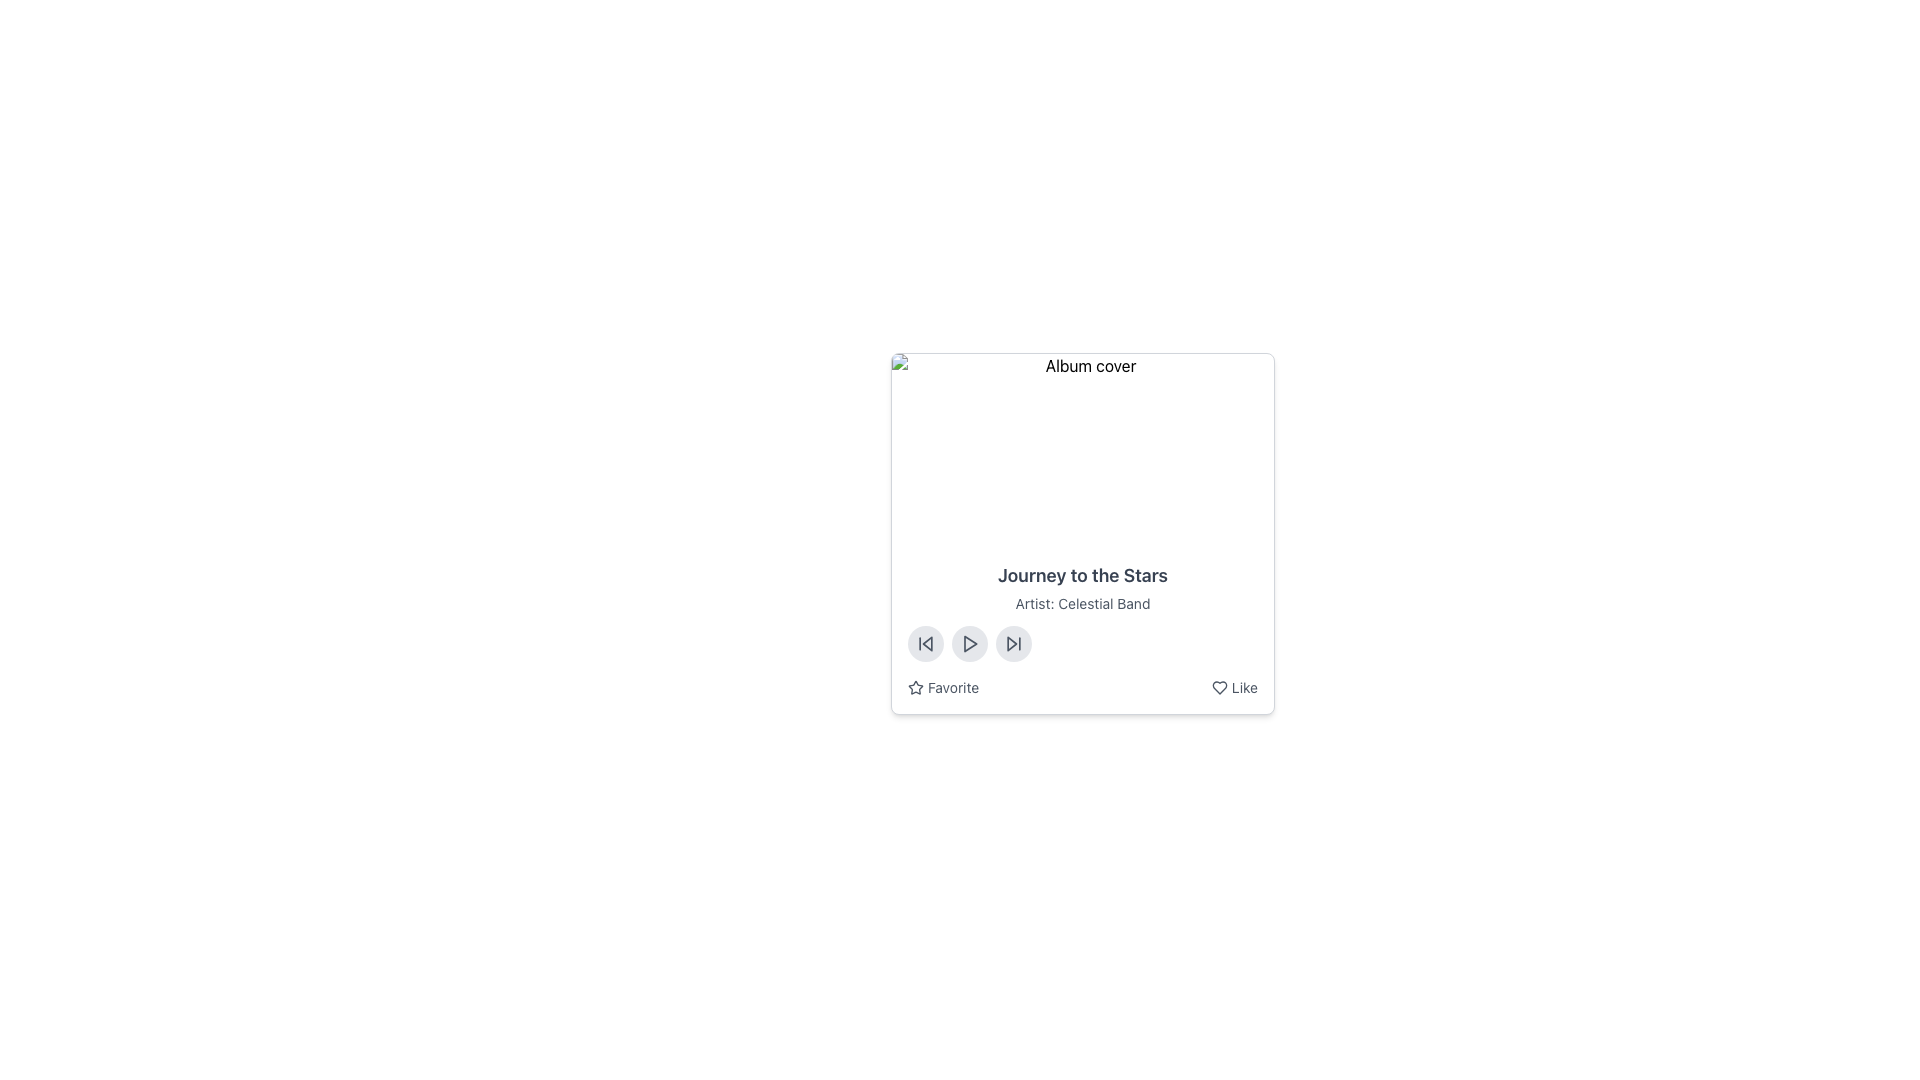 The image size is (1920, 1080). What do you see at coordinates (1082, 603) in the screenshot?
I see `the Label displaying 'Artist: Celestial Band', which is positioned below the title 'Journey to the Stars' and above interactive controls` at bounding box center [1082, 603].